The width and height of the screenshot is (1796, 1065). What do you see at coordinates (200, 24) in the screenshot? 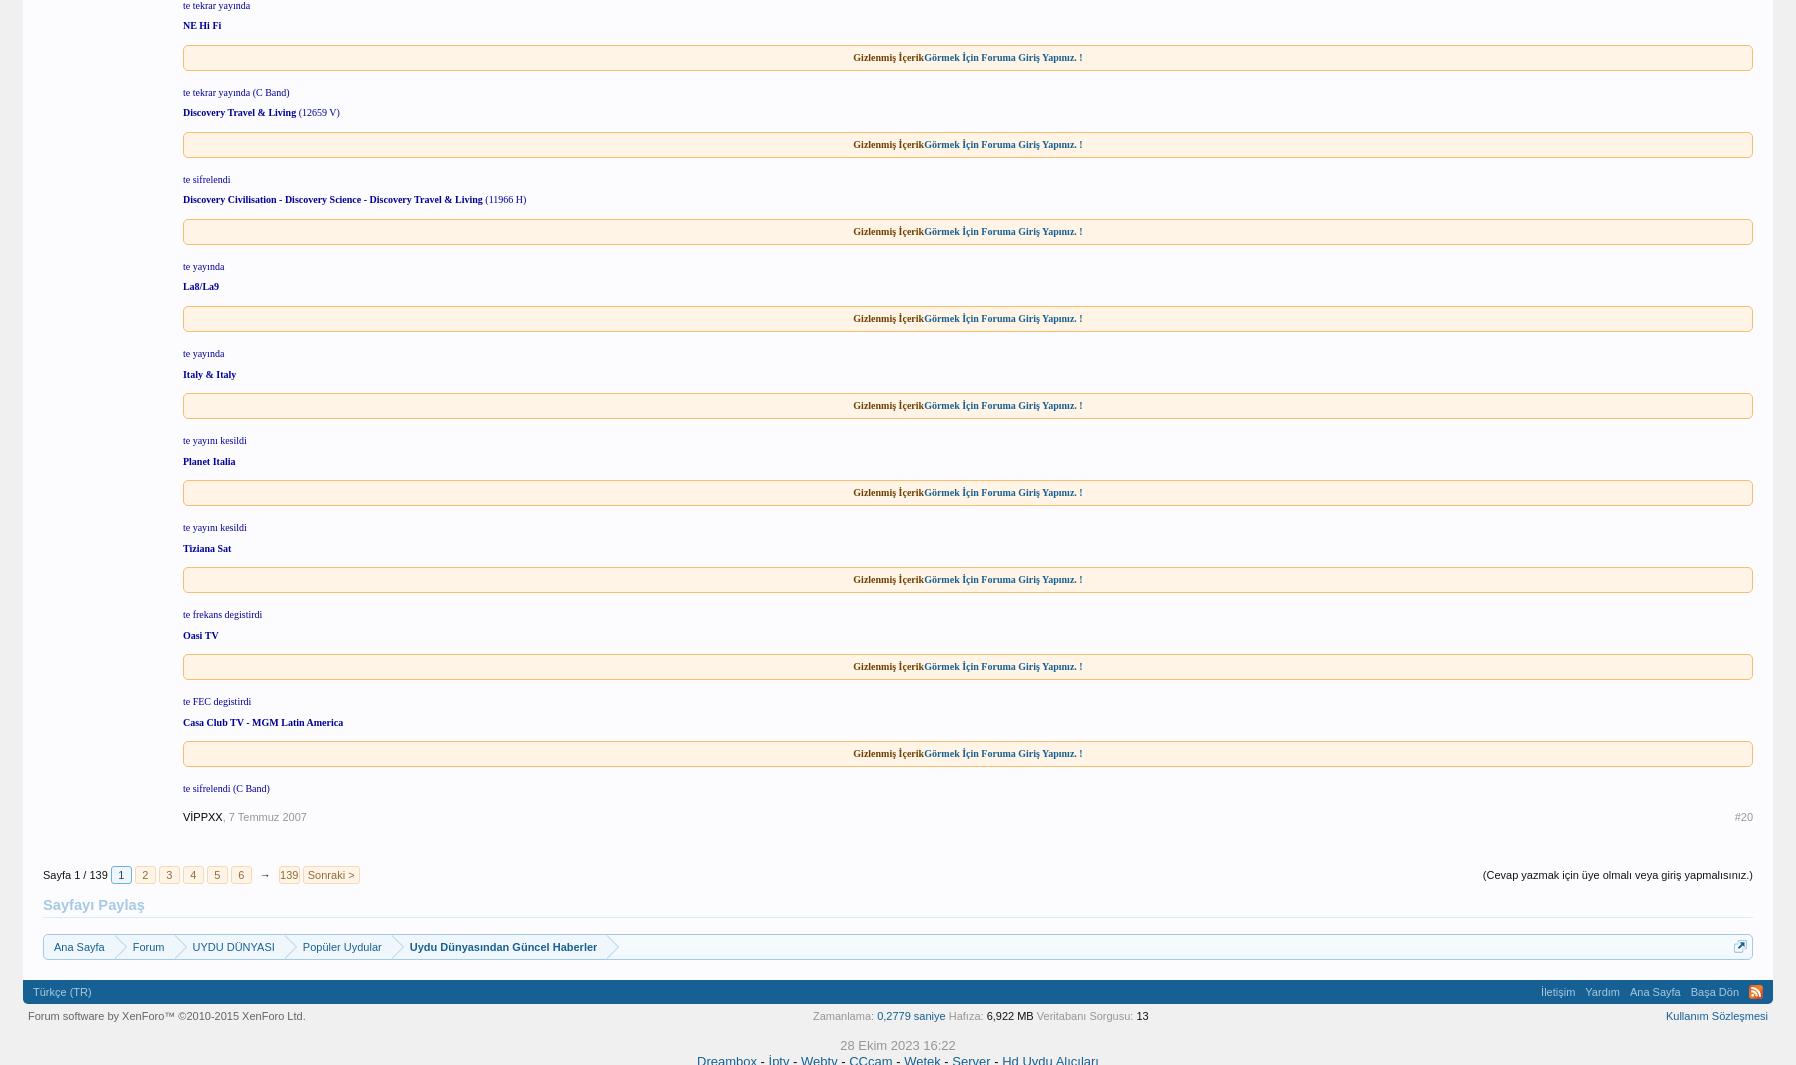
I see `'NE Hi Fi'` at bounding box center [200, 24].